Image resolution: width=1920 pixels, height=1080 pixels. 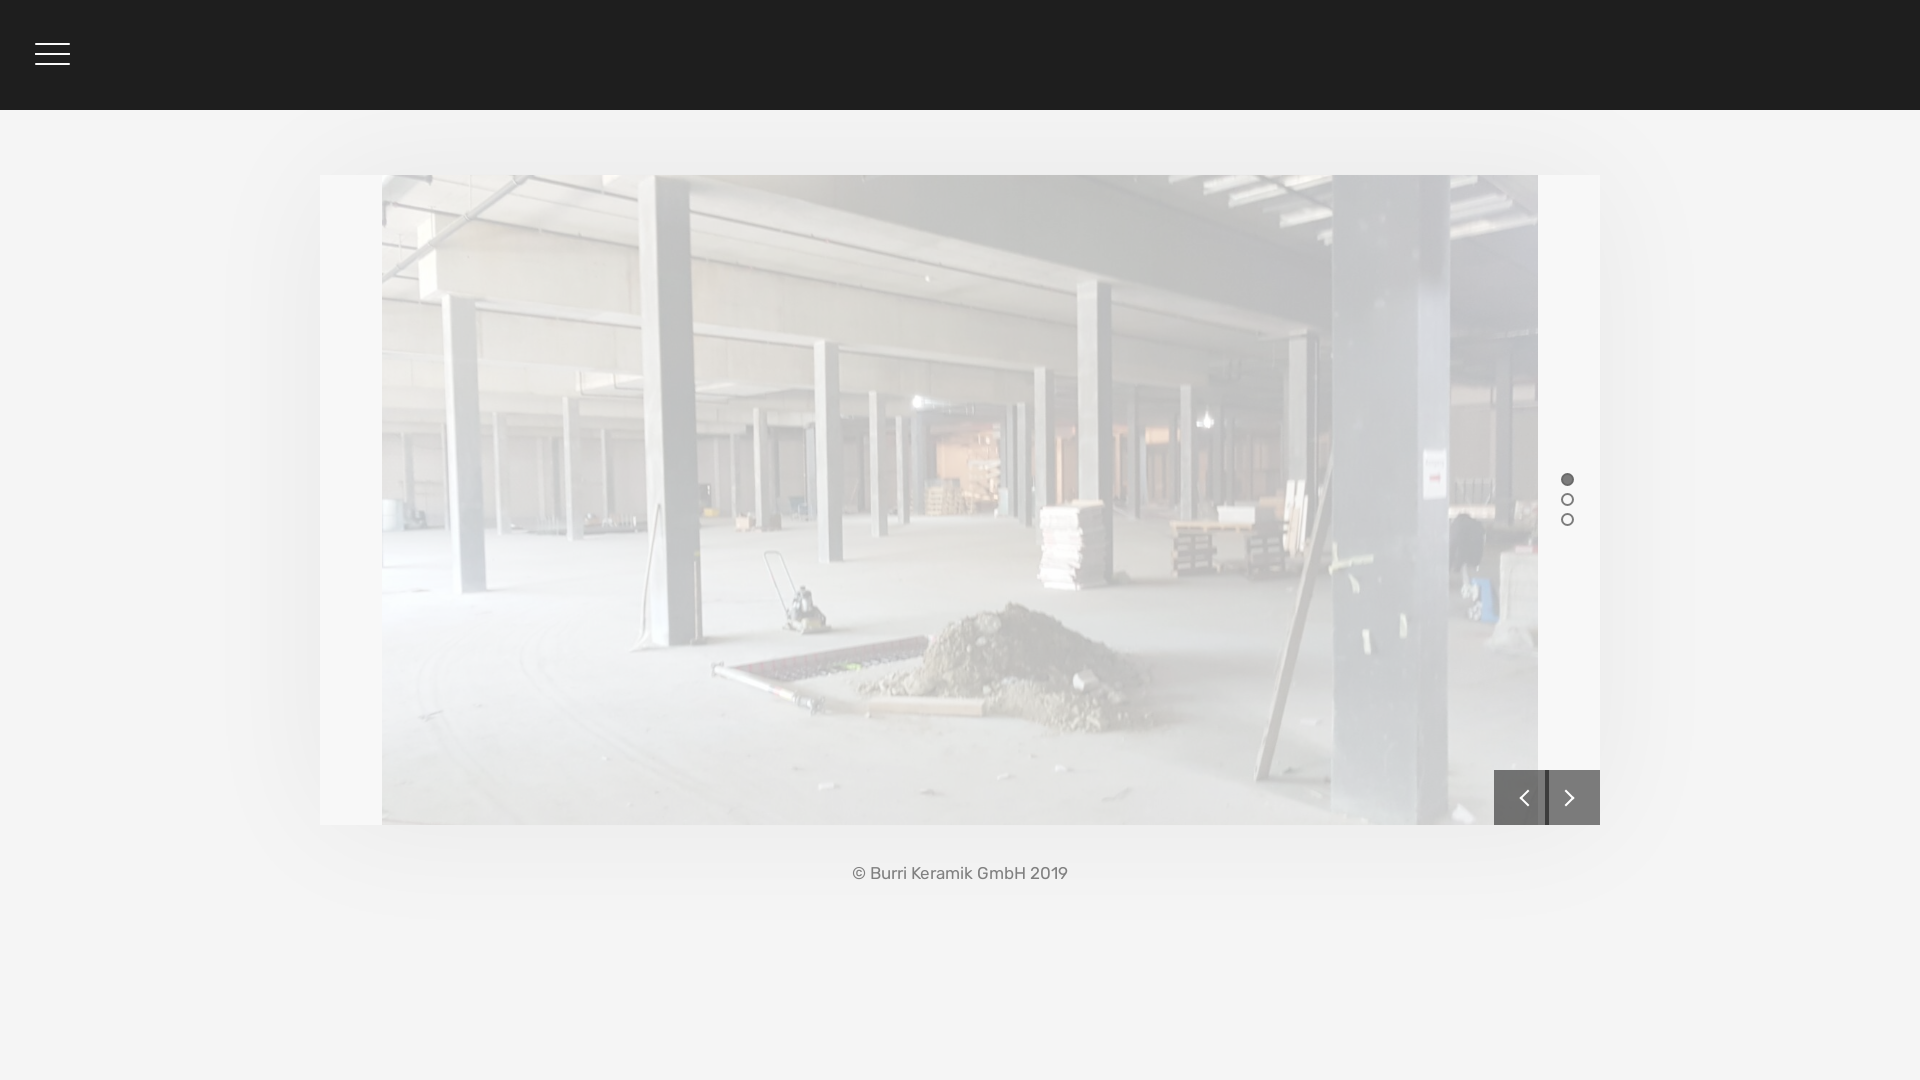 What do you see at coordinates (1566, 517) in the screenshot?
I see `'3'` at bounding box center [1566, 517].